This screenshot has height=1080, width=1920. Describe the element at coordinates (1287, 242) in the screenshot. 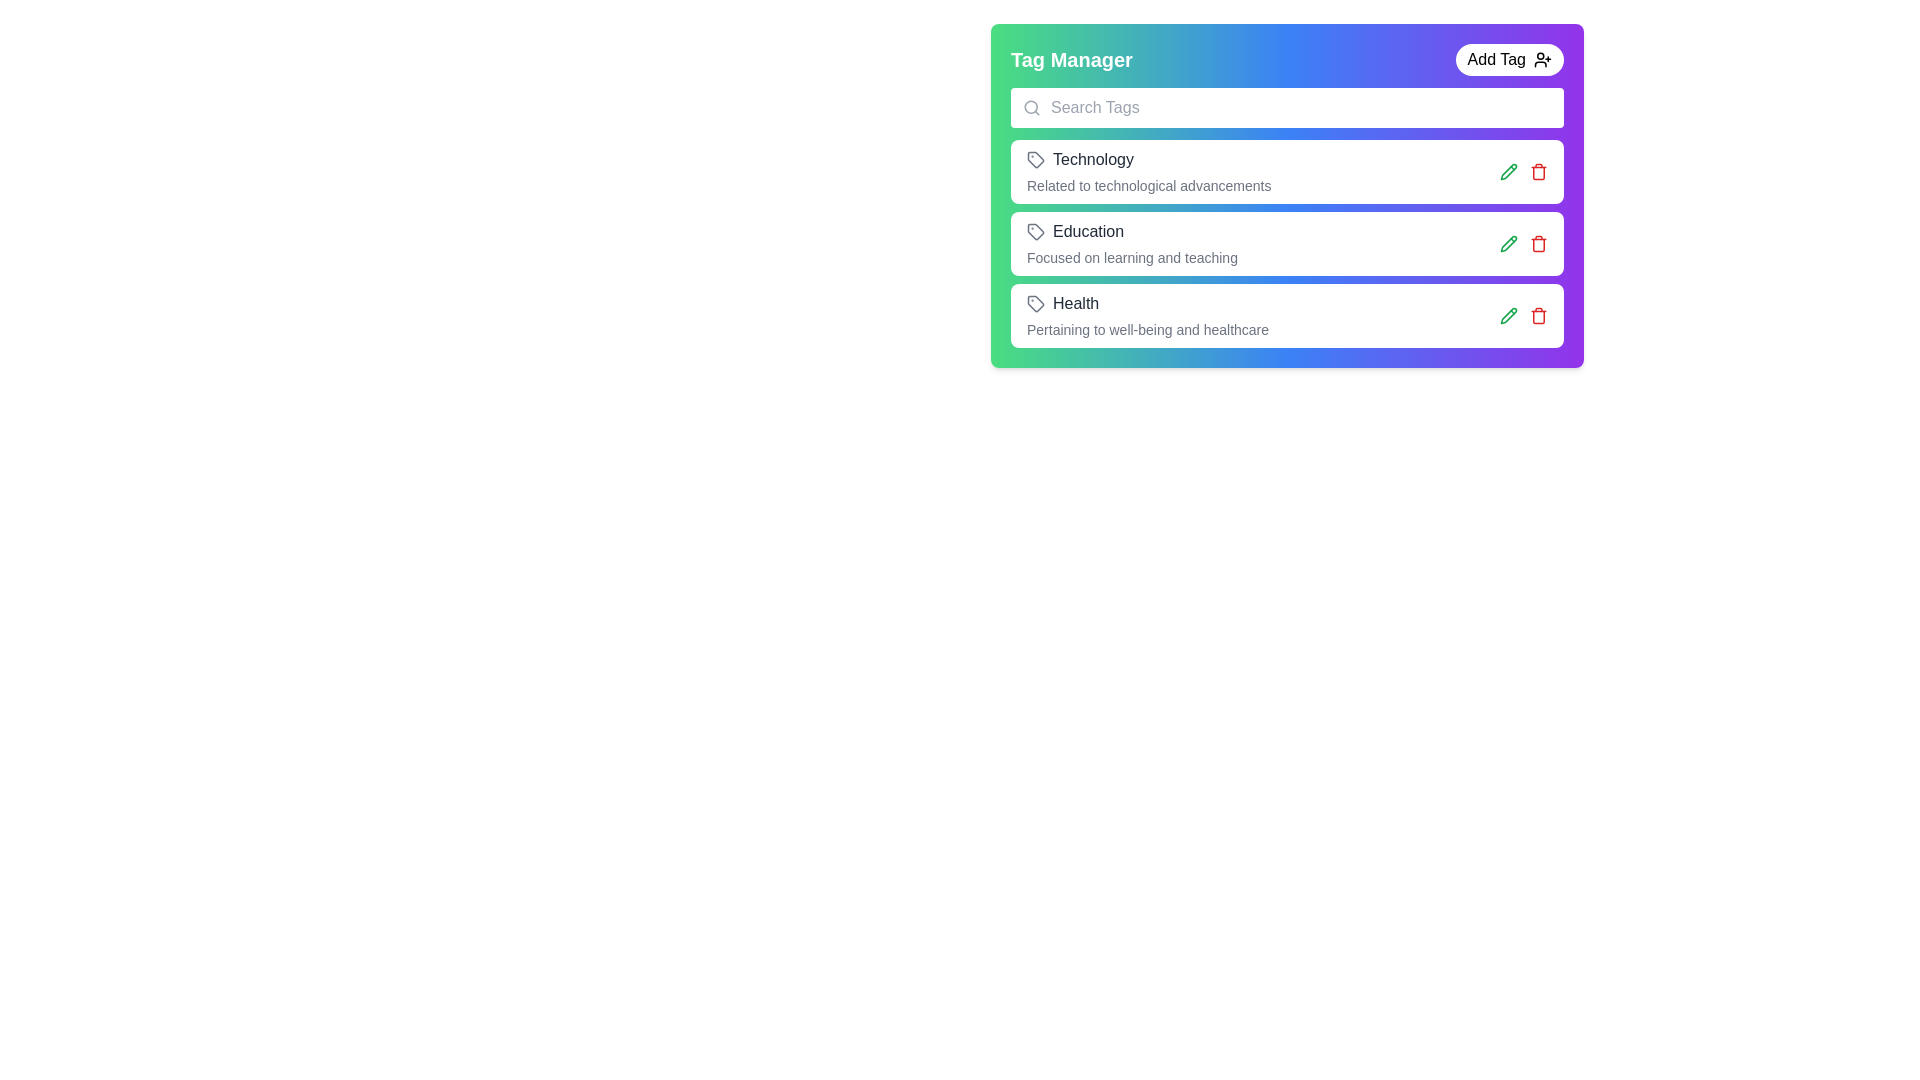

I see `the labeled card titled 'Education' with the subtitle 'Focused on learning and teaching' located in the 'Tag Manager' section` at that location.